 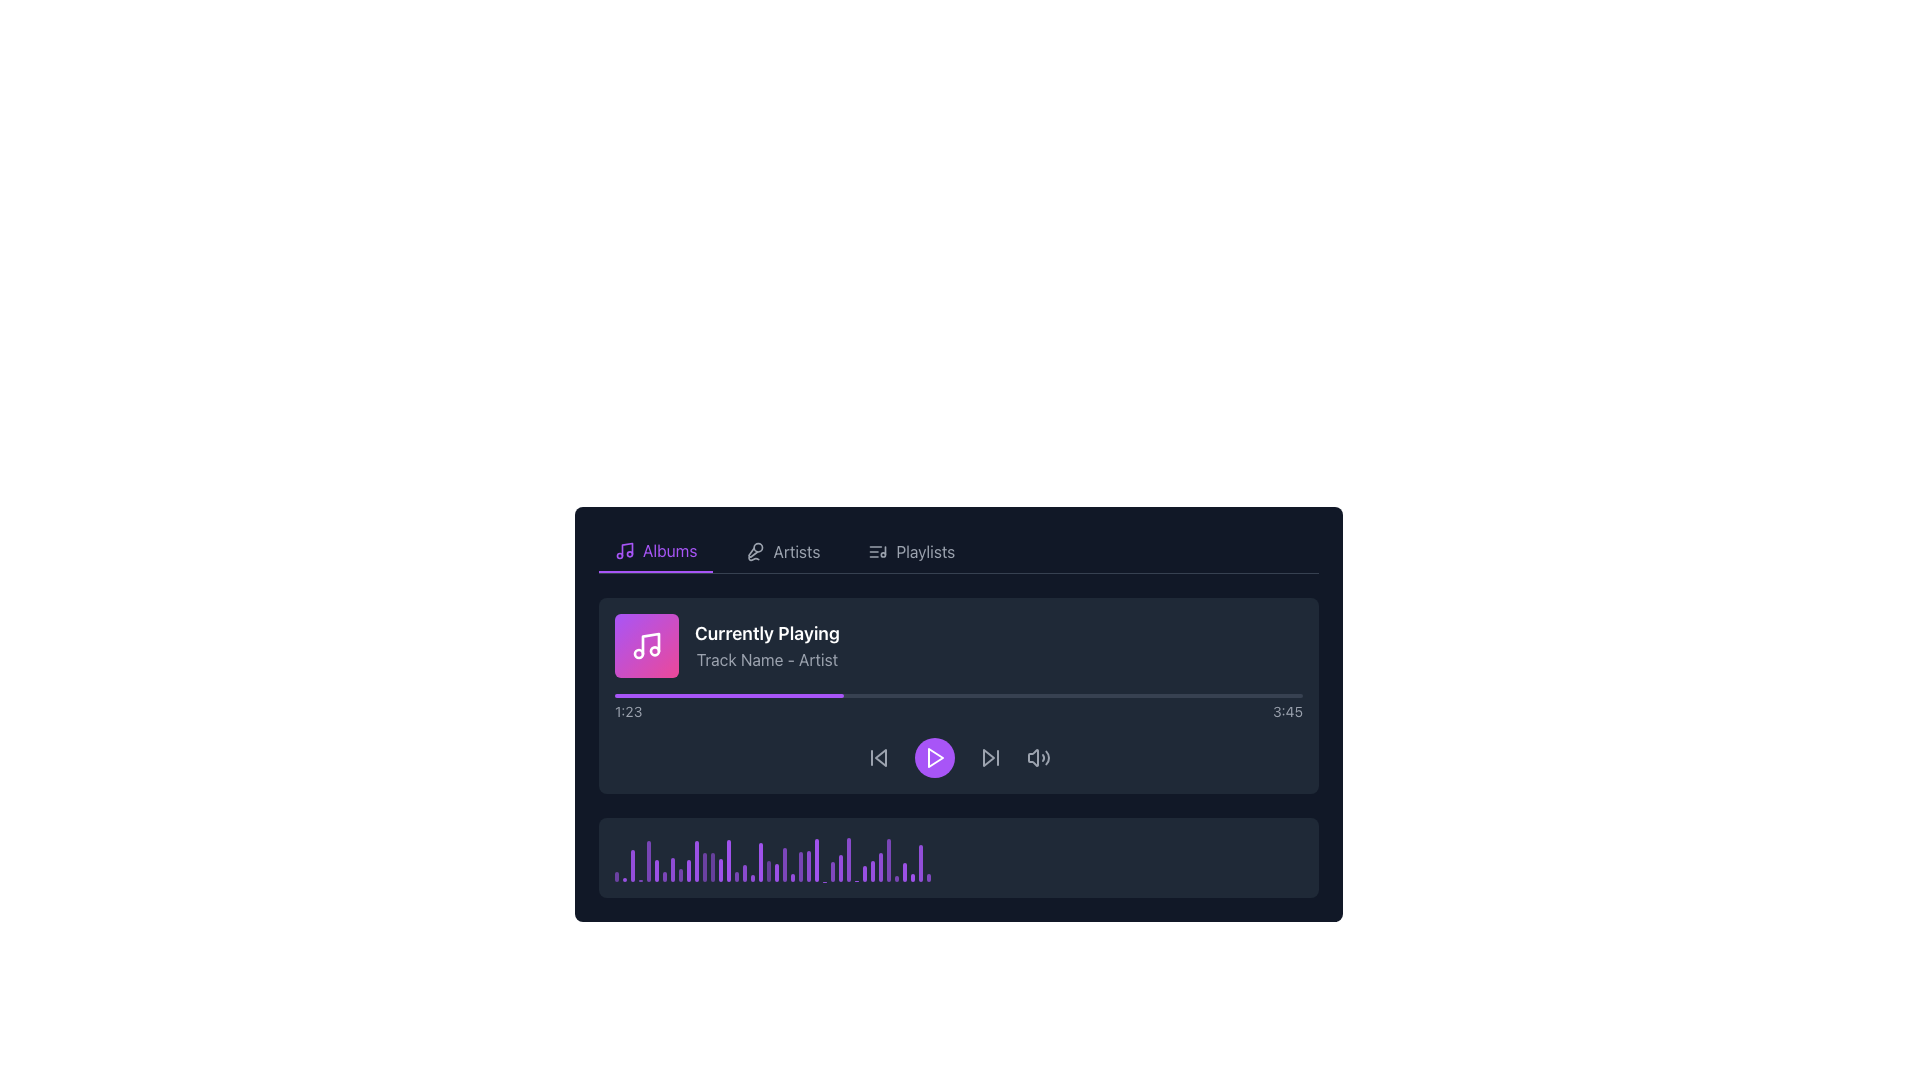 I want to click on the informational text displaying the currently playing track and artist name, located in the 'Currently Playing' section of the music player interface, so click(x=766, y=659).